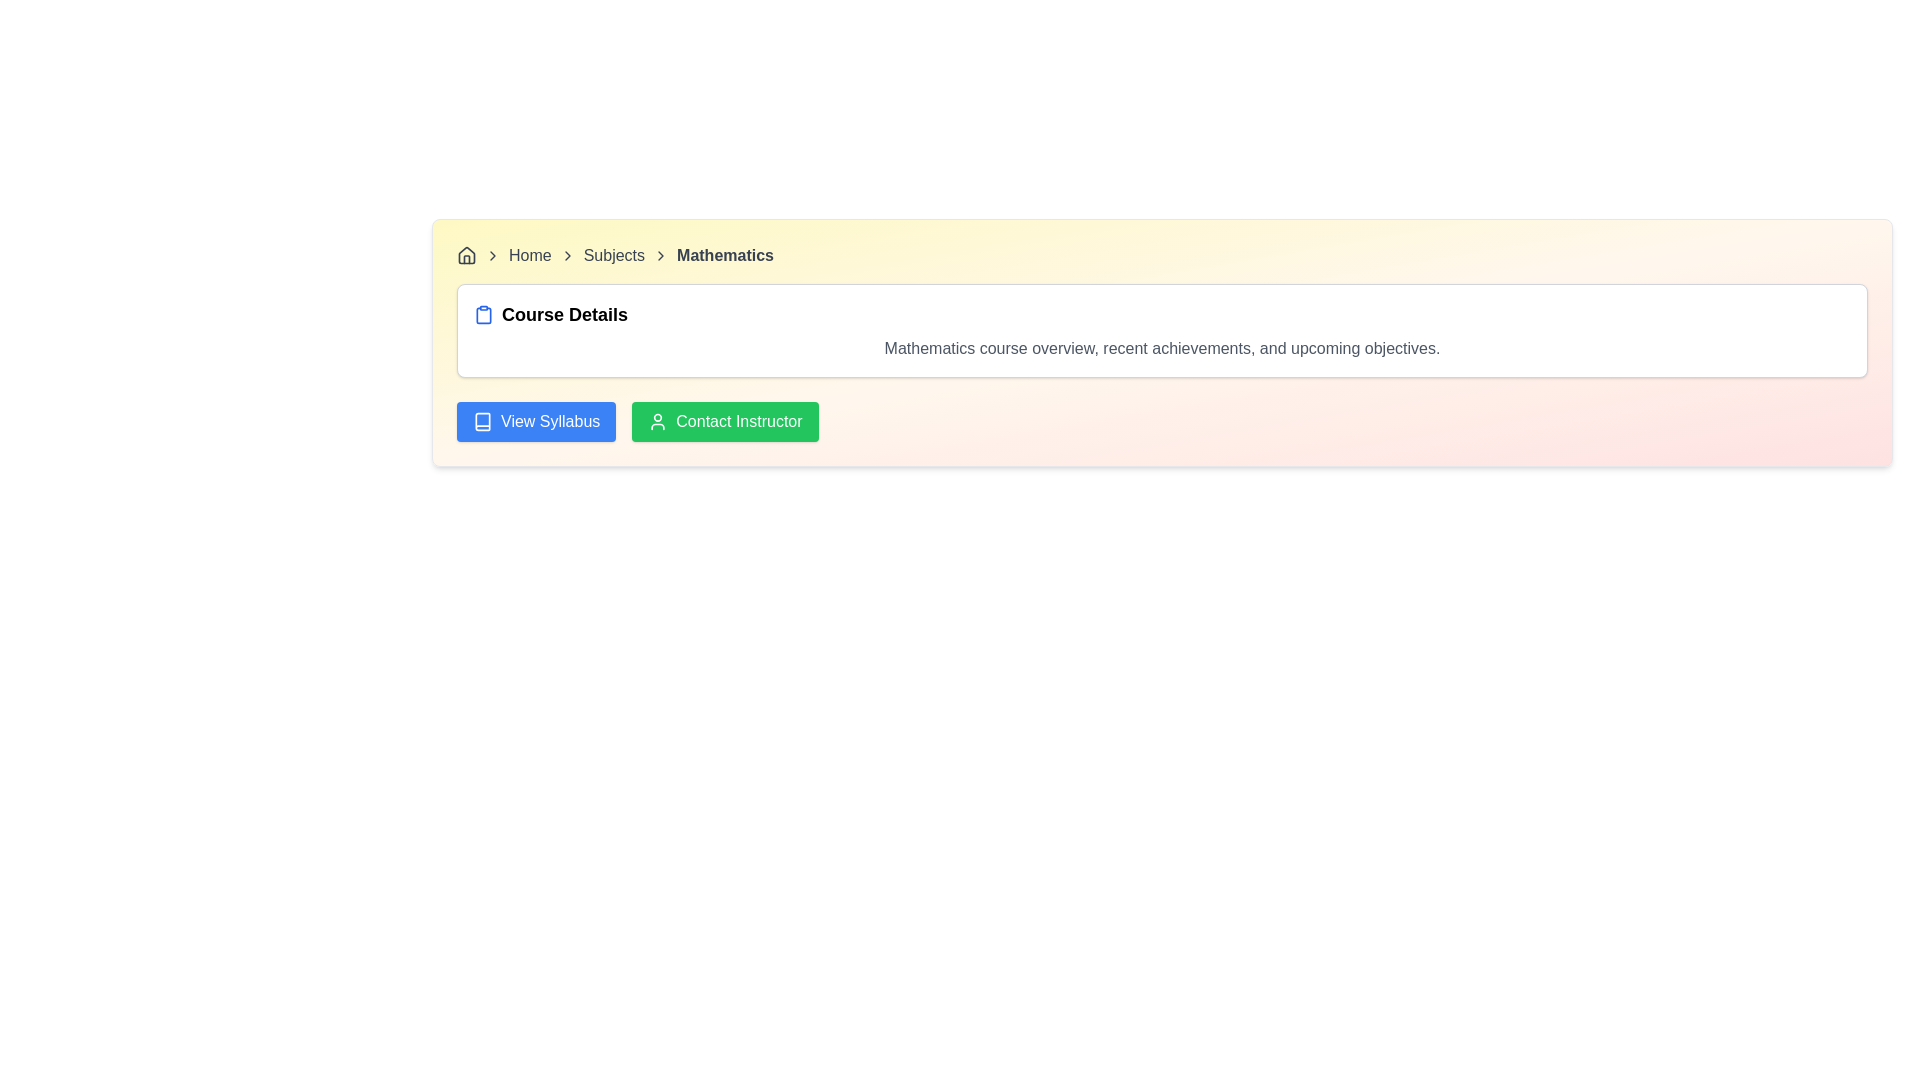 The width and height of the screenshot is (1920, 1080). Describe the element at coordinates (536, 420) in the screenshot. I see `the 'View Syllabus' button, which is a rectangular button with a blue background and white text, positioned to the left of 'Contact Instructor'` at that location.